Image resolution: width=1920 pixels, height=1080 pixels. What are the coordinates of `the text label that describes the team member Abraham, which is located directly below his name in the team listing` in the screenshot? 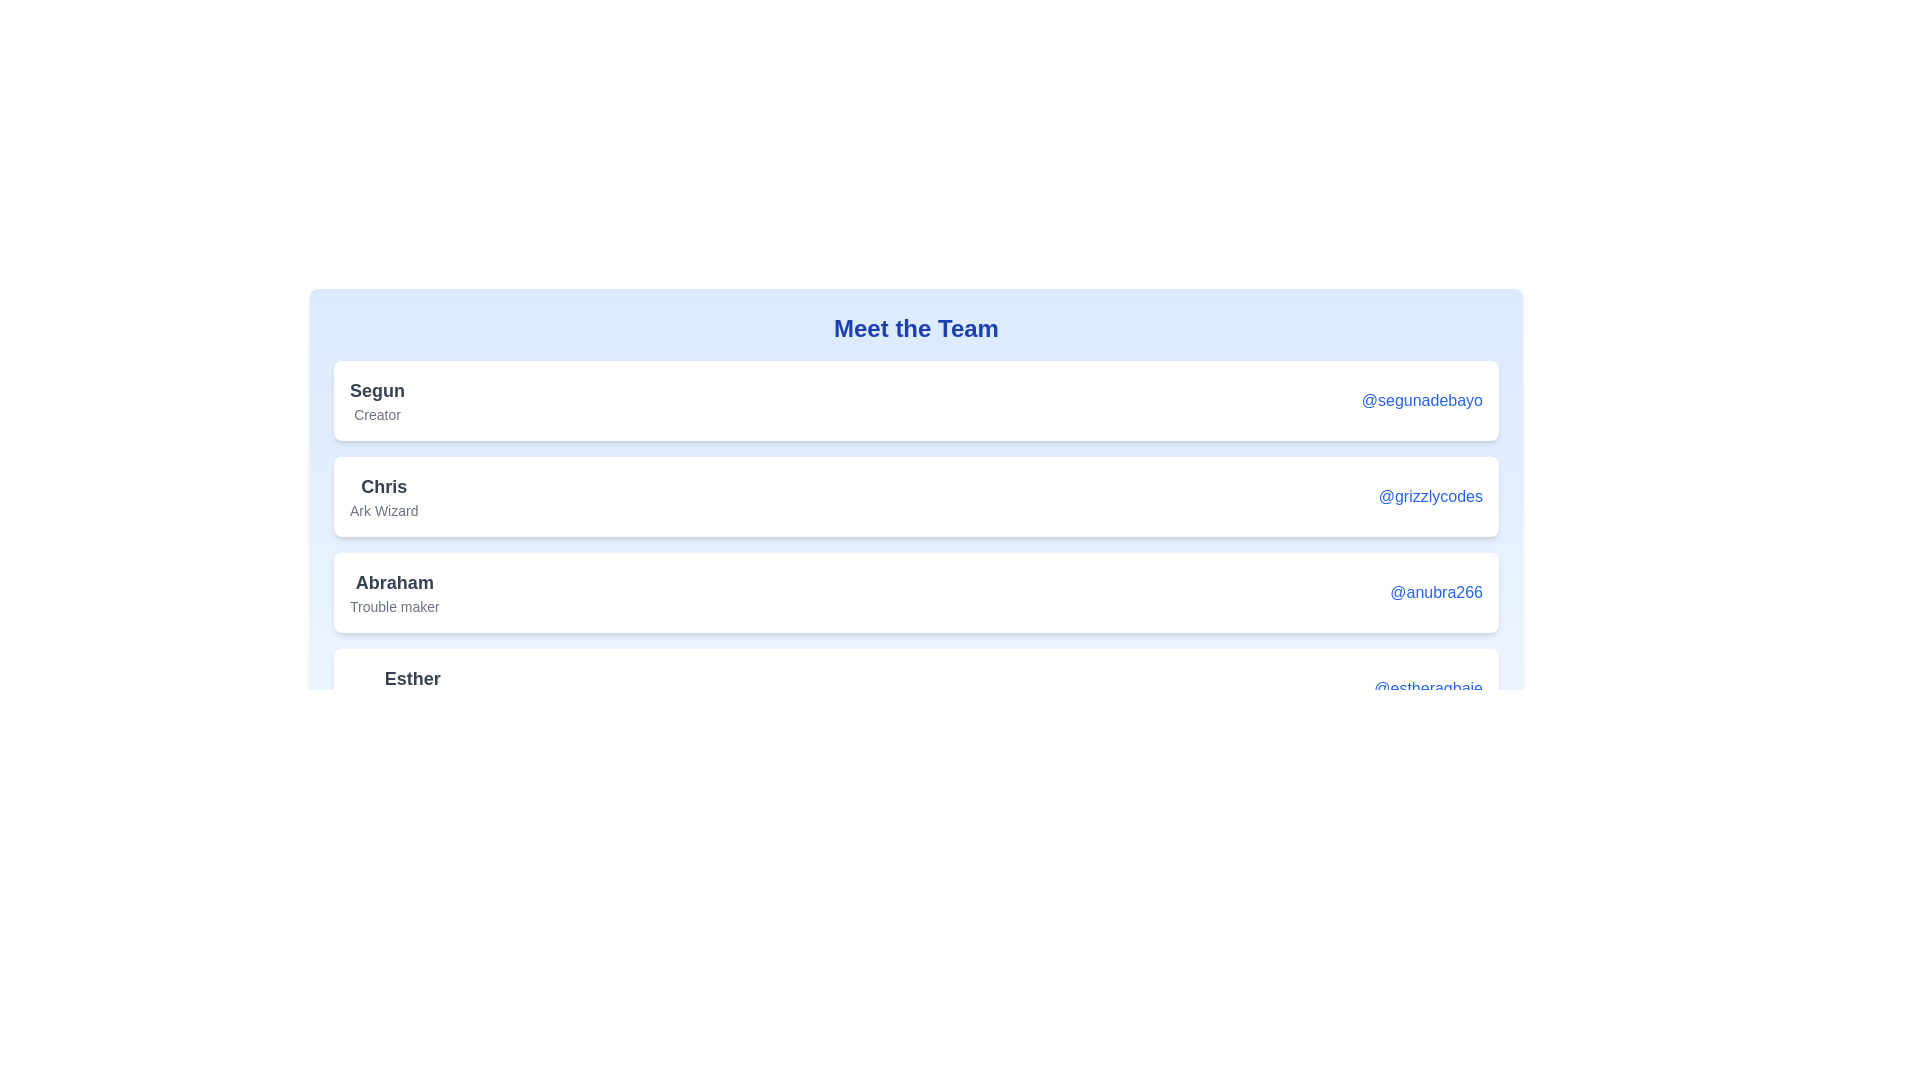 It's located at (394, 605).